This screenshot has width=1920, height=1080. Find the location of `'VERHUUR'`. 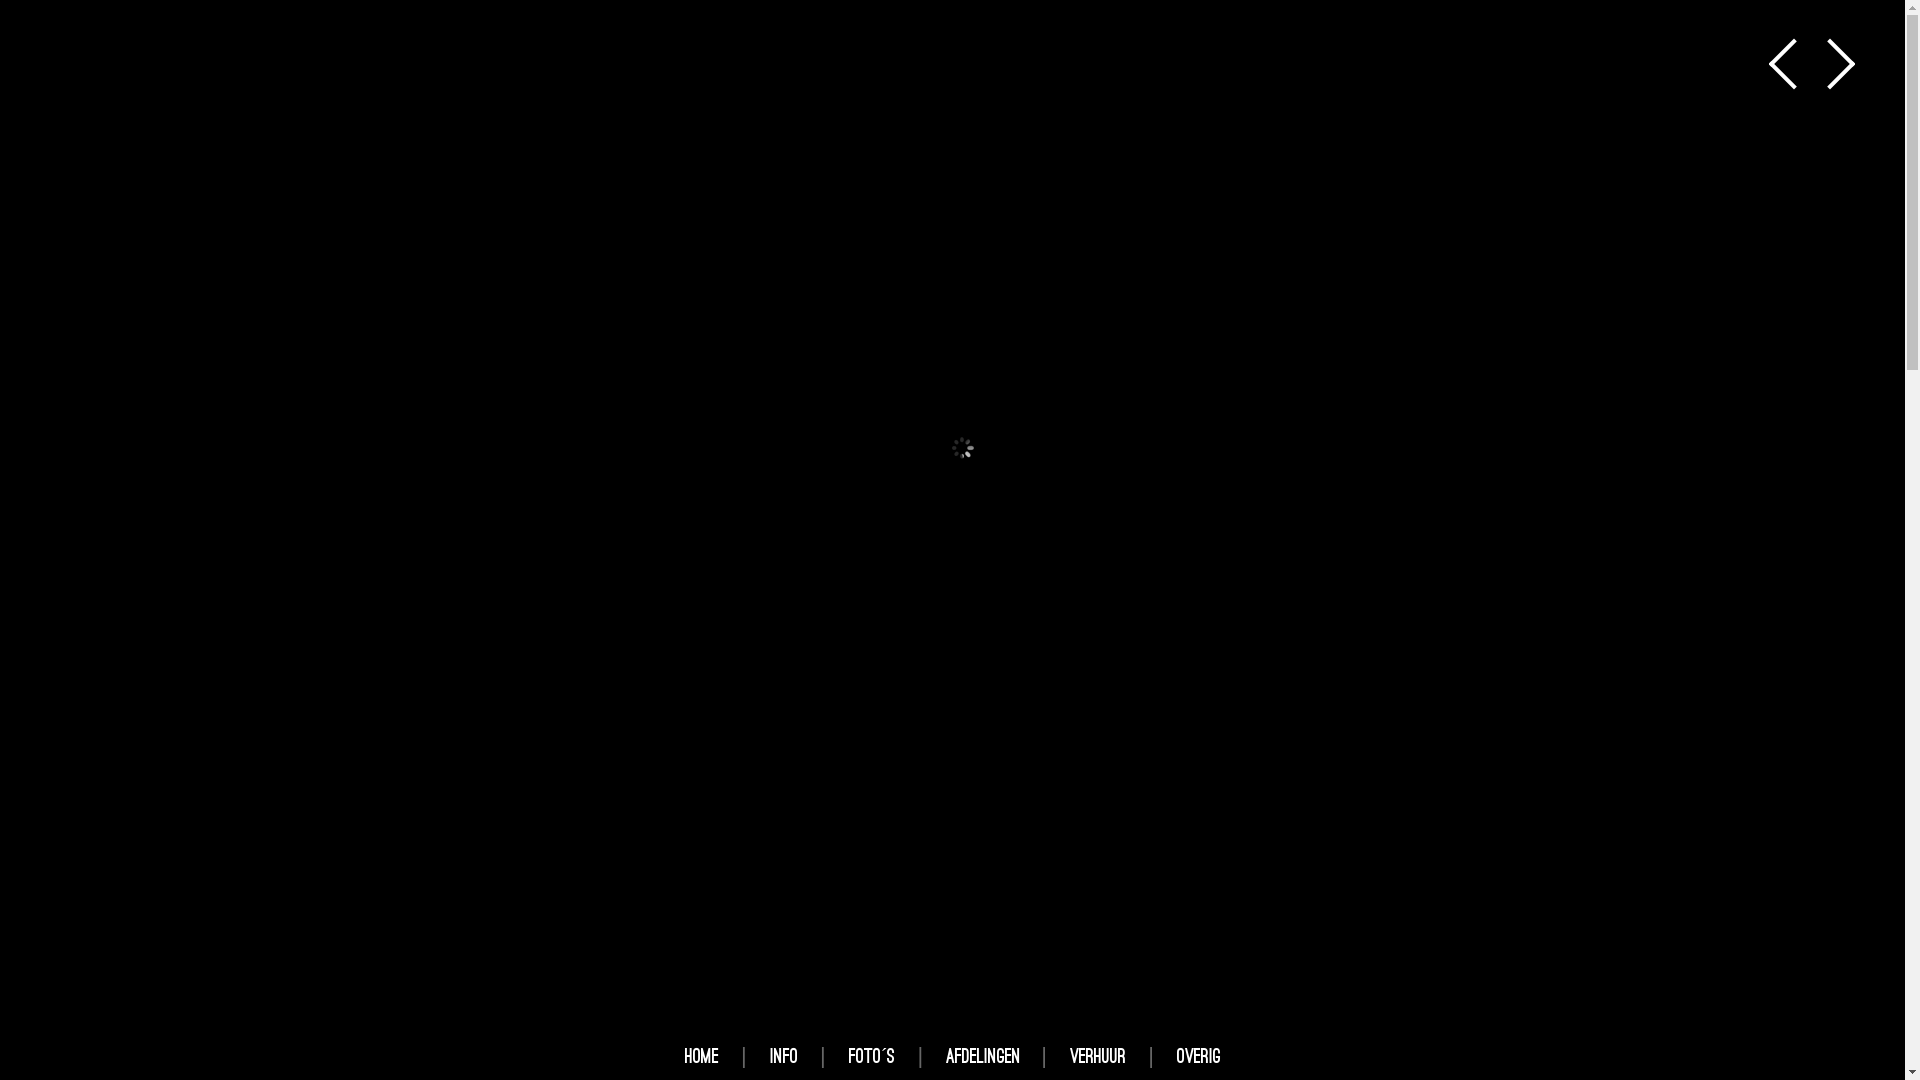

'VERHUUR' is located at coordinates (1097, 1055).